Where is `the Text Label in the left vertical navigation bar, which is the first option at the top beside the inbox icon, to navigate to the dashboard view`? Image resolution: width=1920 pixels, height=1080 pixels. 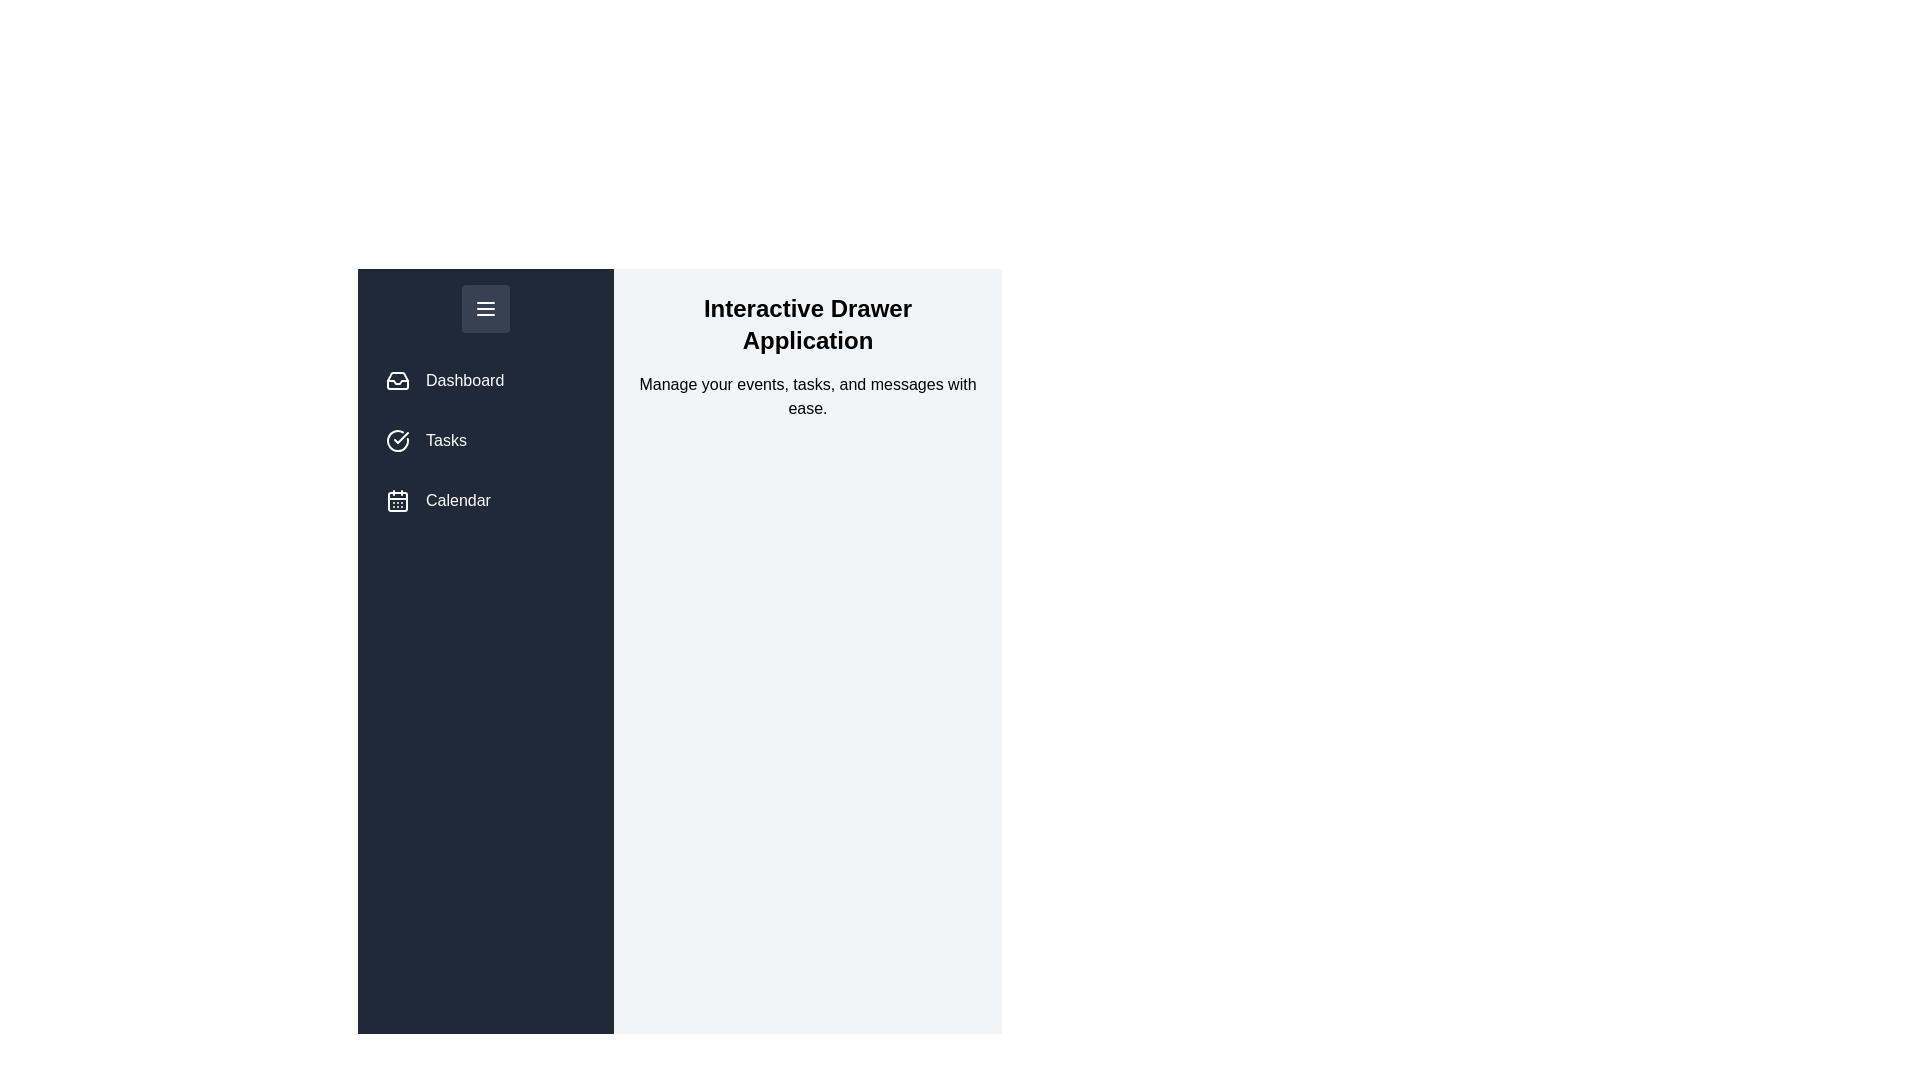
the Text Label in the left vertical navigation bar, which is the first option at the top beside the inbox icon, to navigate to the dashboard view is located at coordinates (464, 381).